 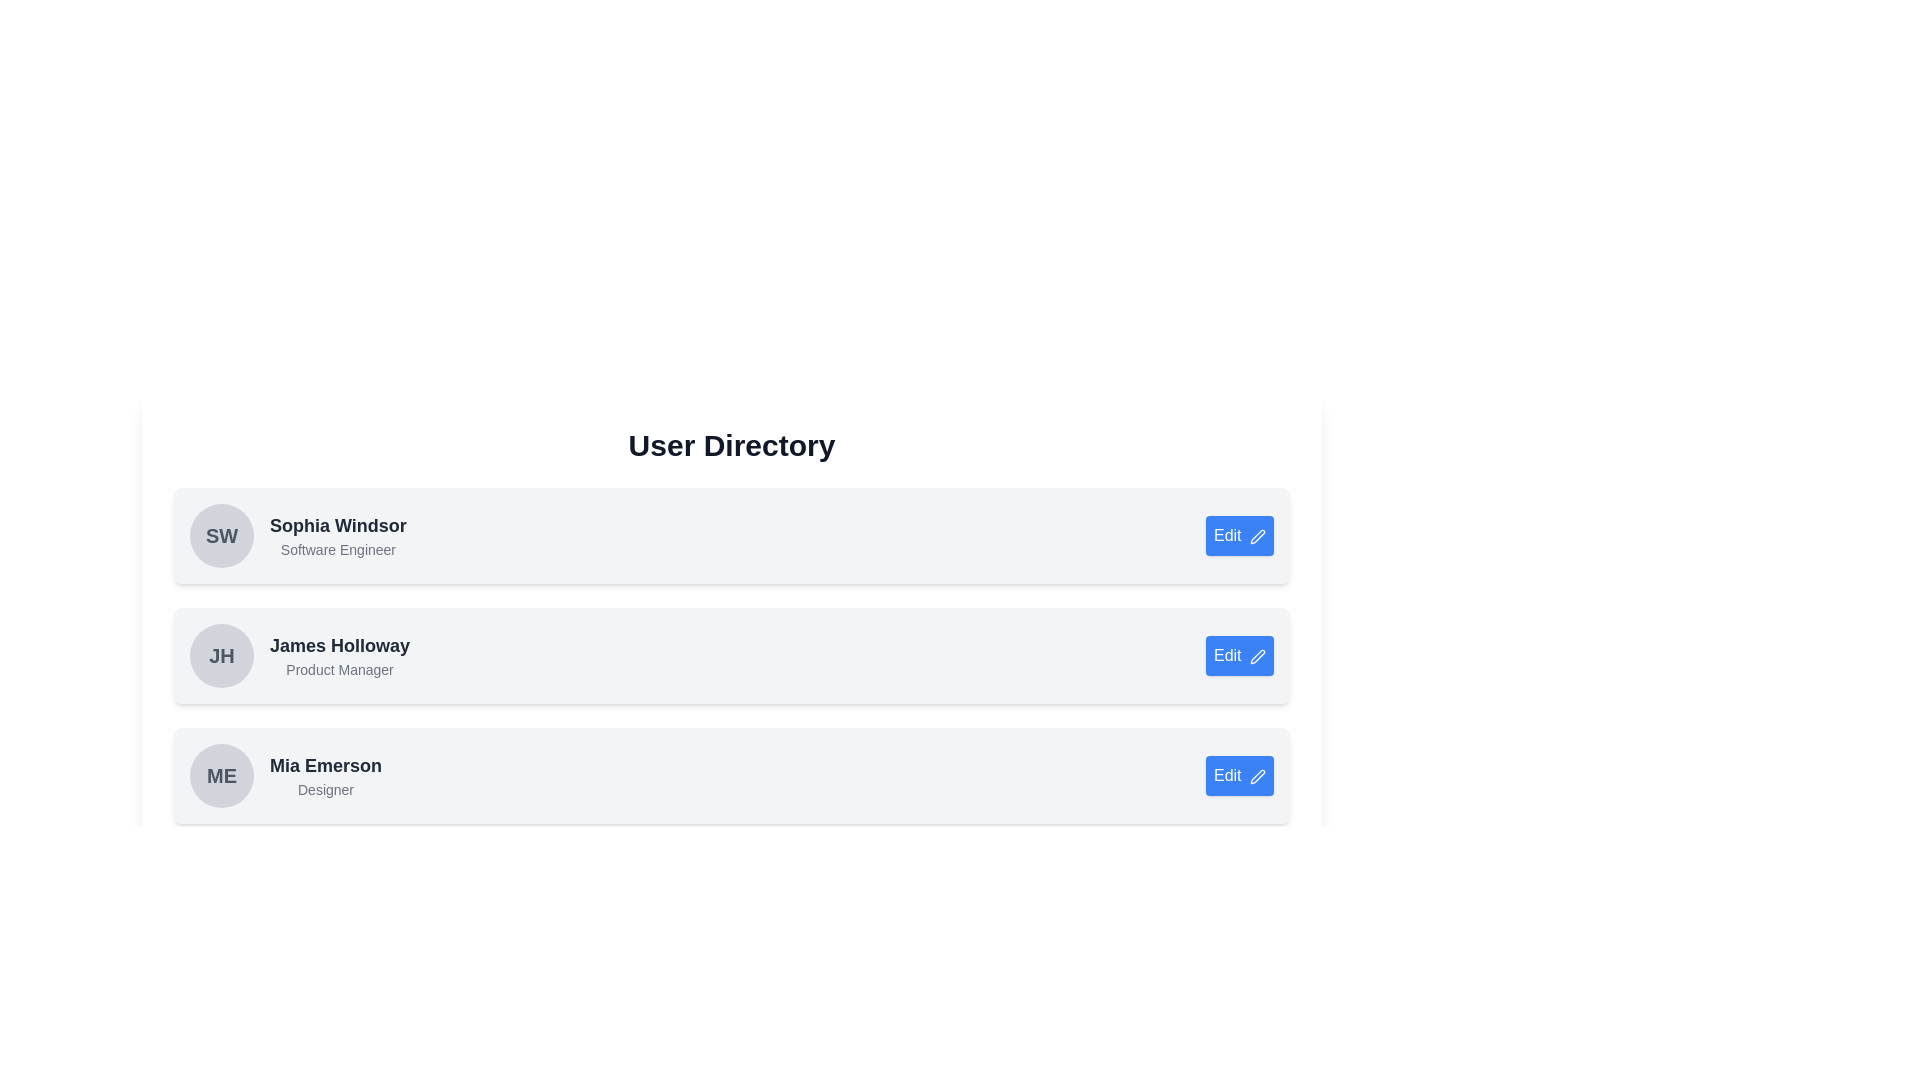 What do you see at coordinates (340, 655) in the screenshot?
I see `the text display element showing the user's full name and job title, located in the second user card, positioned to the center-right of the circular avatar labeled 'JH'` at bounding box center [340, 655].